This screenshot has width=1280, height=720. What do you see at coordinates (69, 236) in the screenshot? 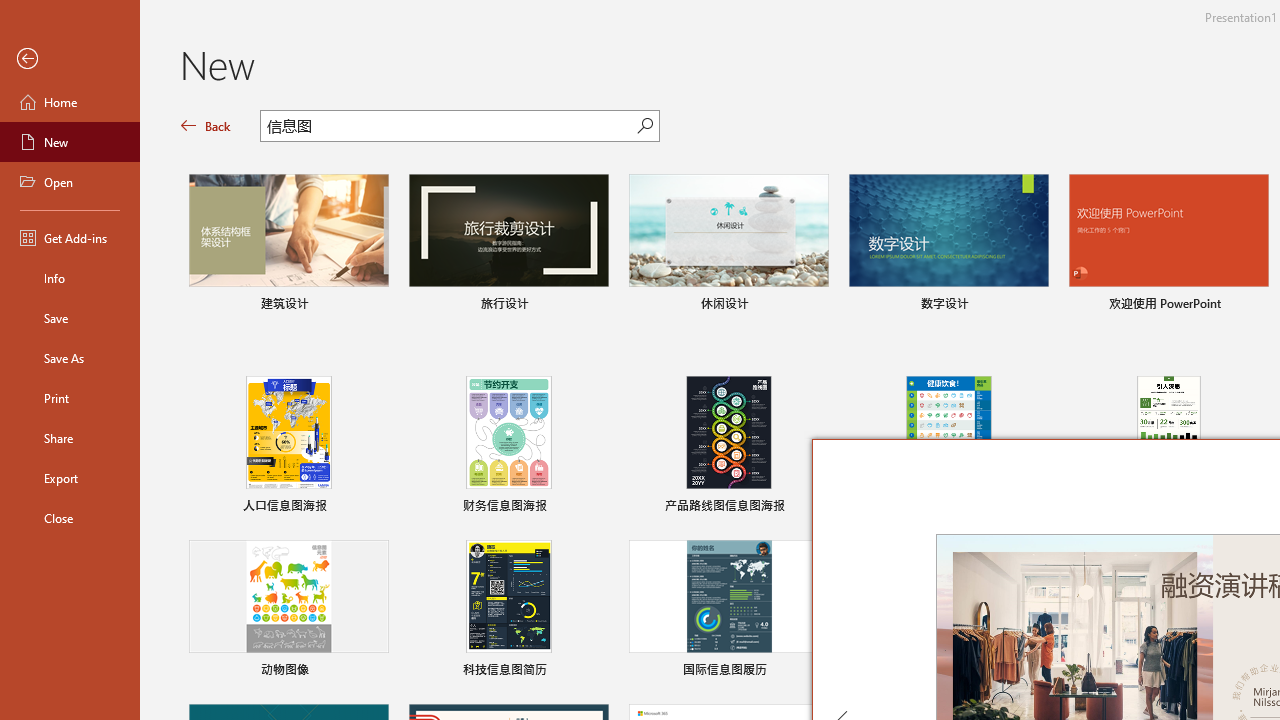
I see `'Get Add-ins'` at bounding box center [69, 236].